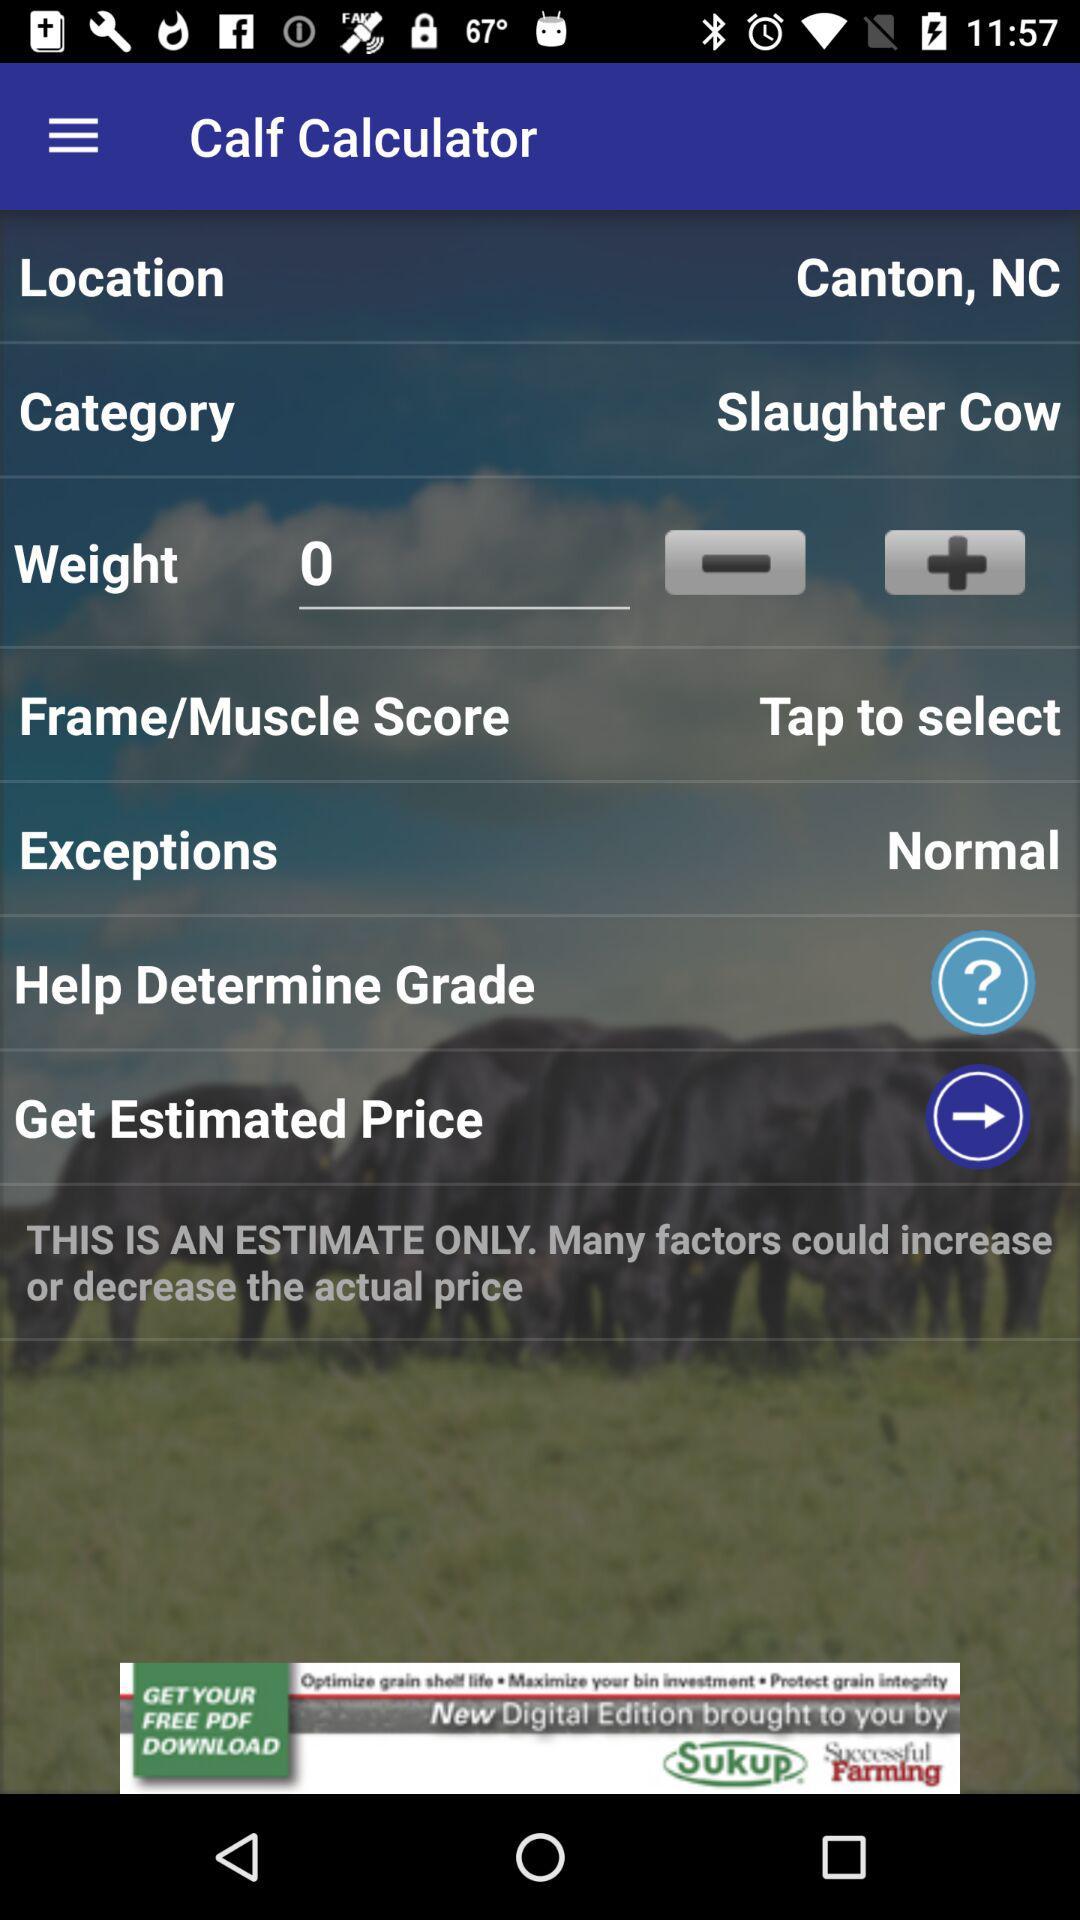  Describe the element at coordinates (953, 561) in the screenshot. I see `weight` at that location.